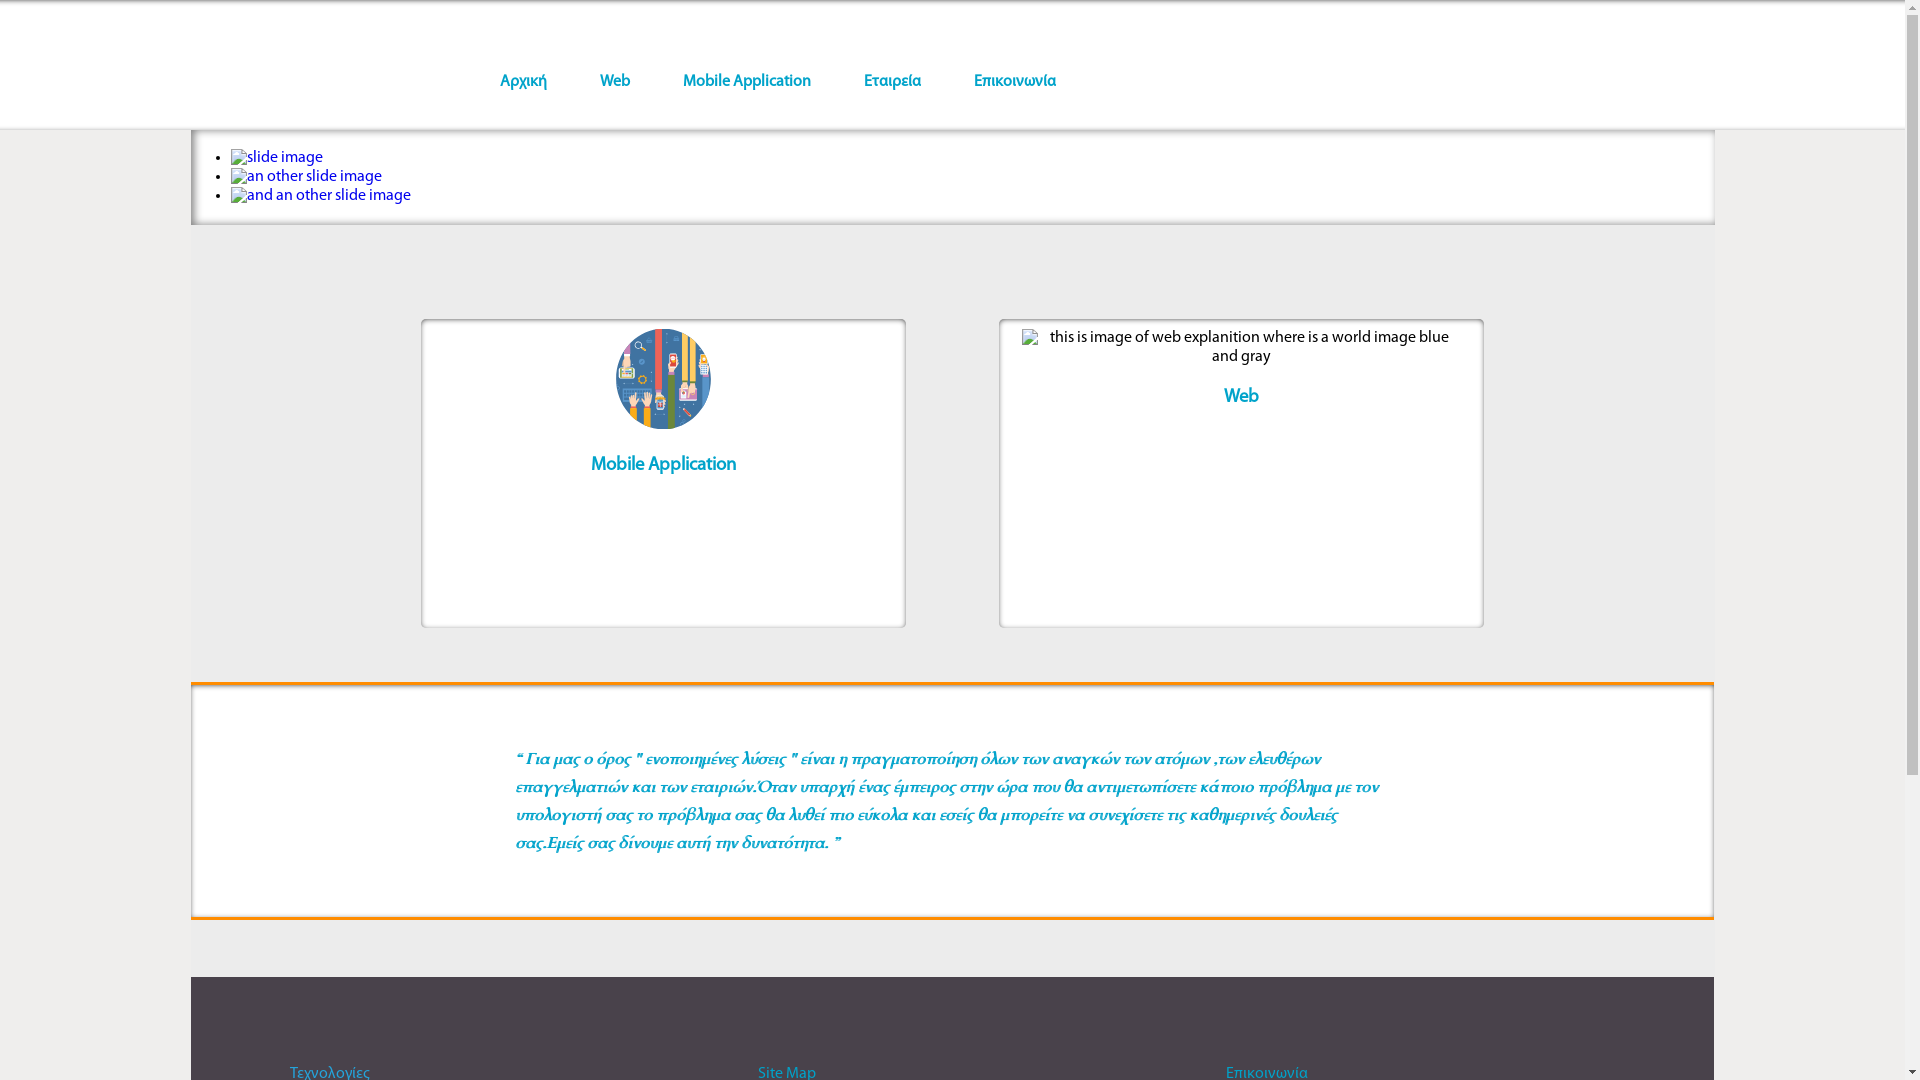 The width and height of the screenshot is (1920, 1080). I want to click on 'Mobile Application', so click(746, 80).